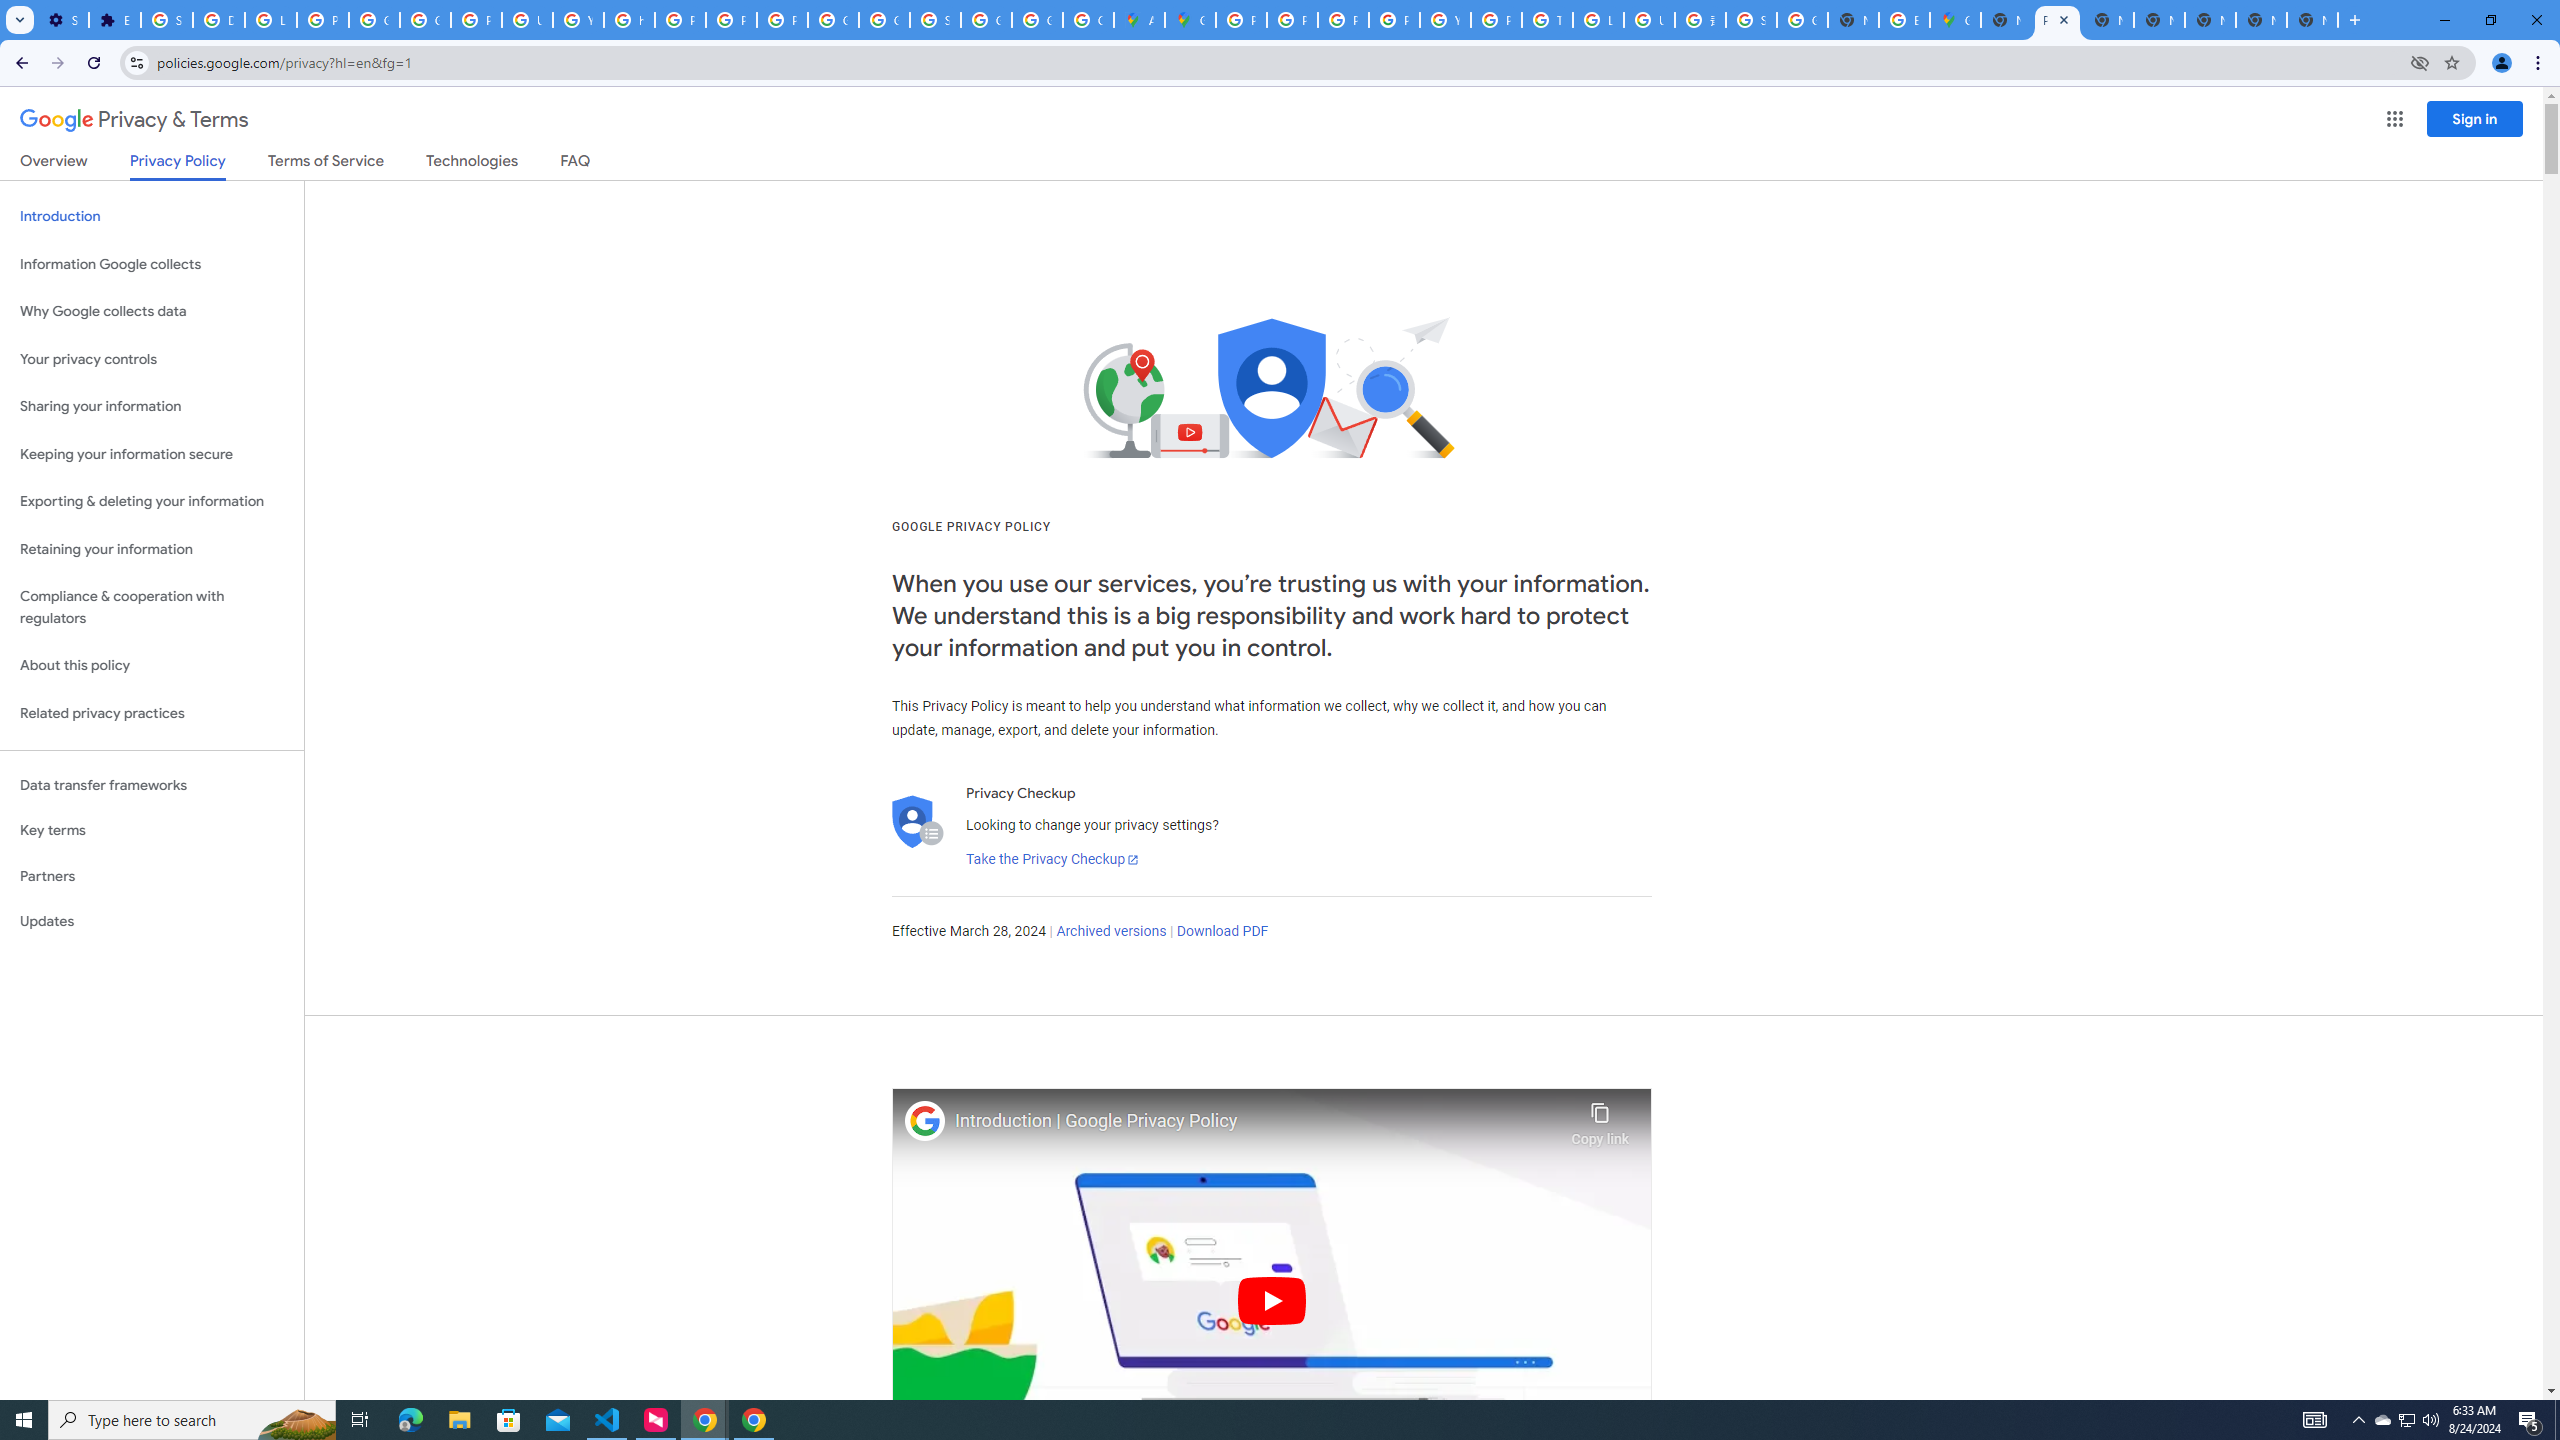  I want to click on 'Google Maps', so click(1190, 19).